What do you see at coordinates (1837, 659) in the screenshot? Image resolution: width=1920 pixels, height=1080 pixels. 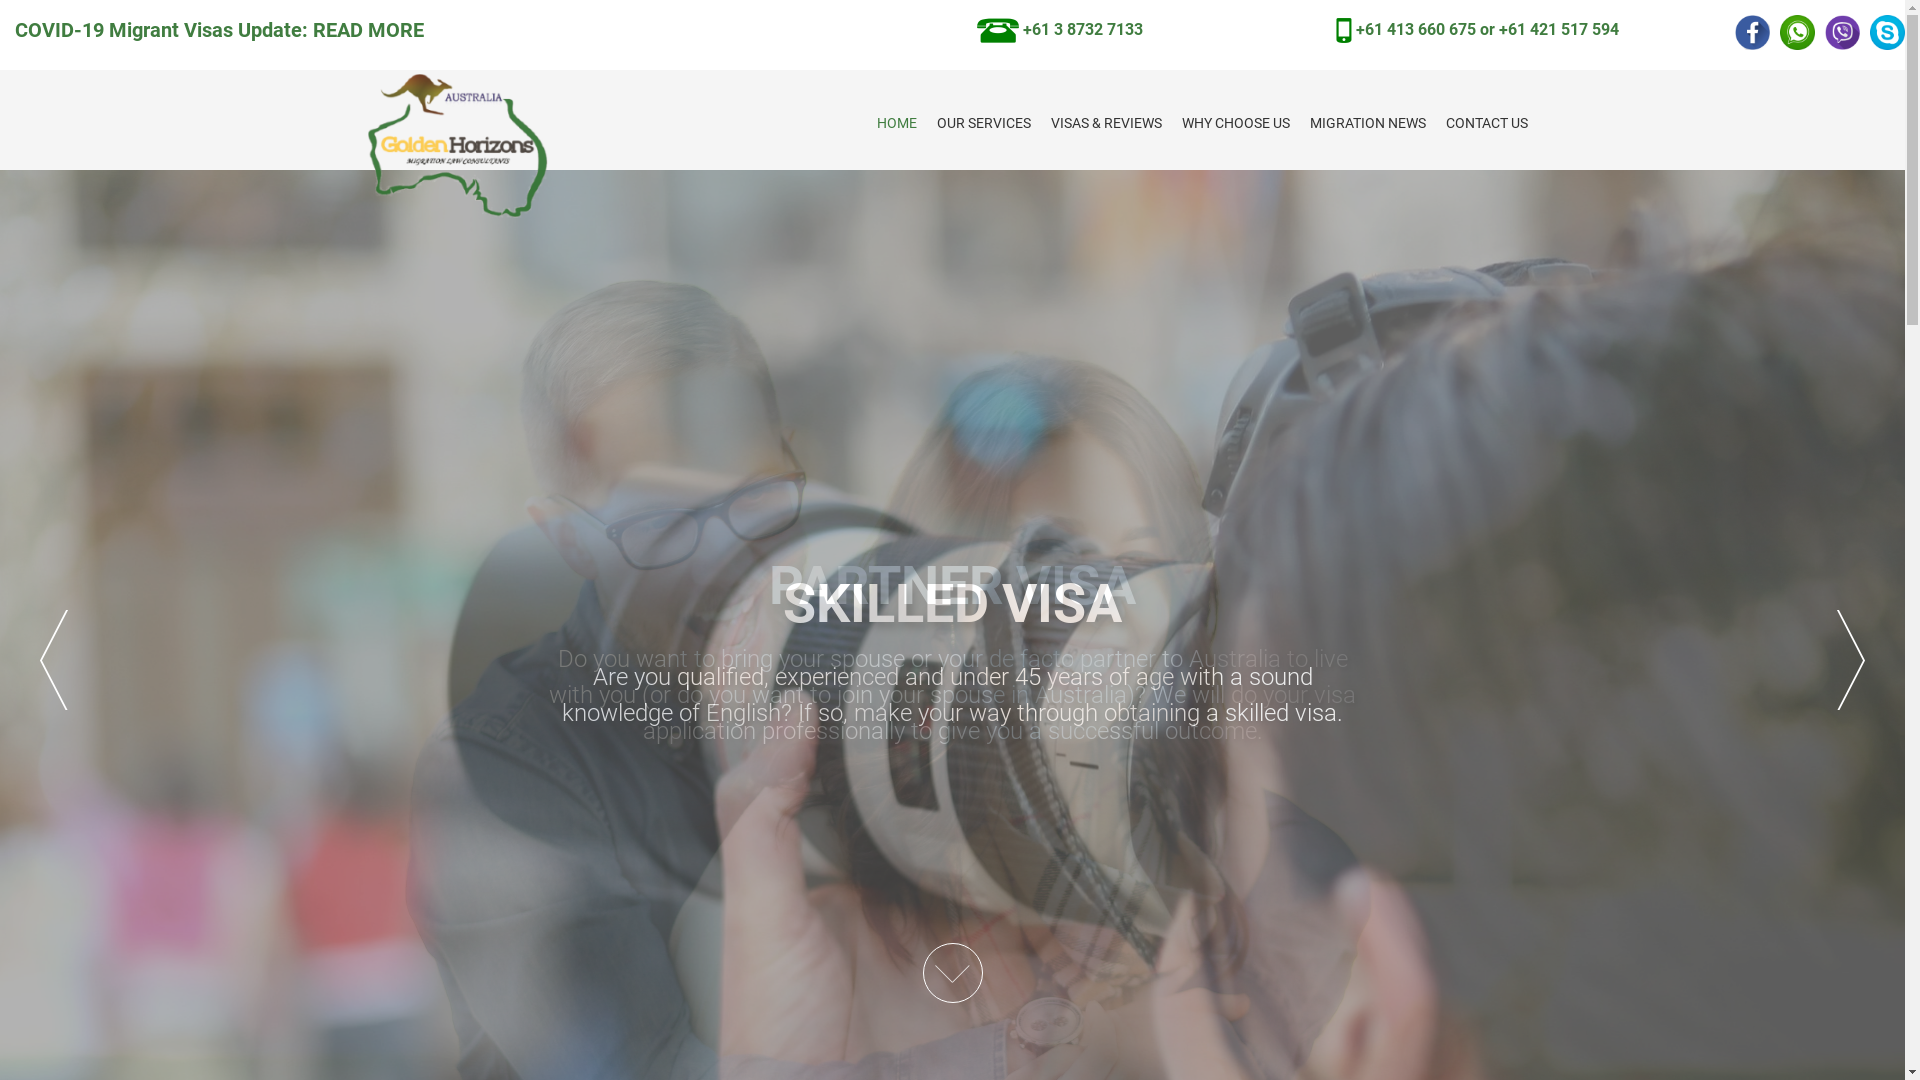 I see `'Next'` at bounding box center [1837, 659].